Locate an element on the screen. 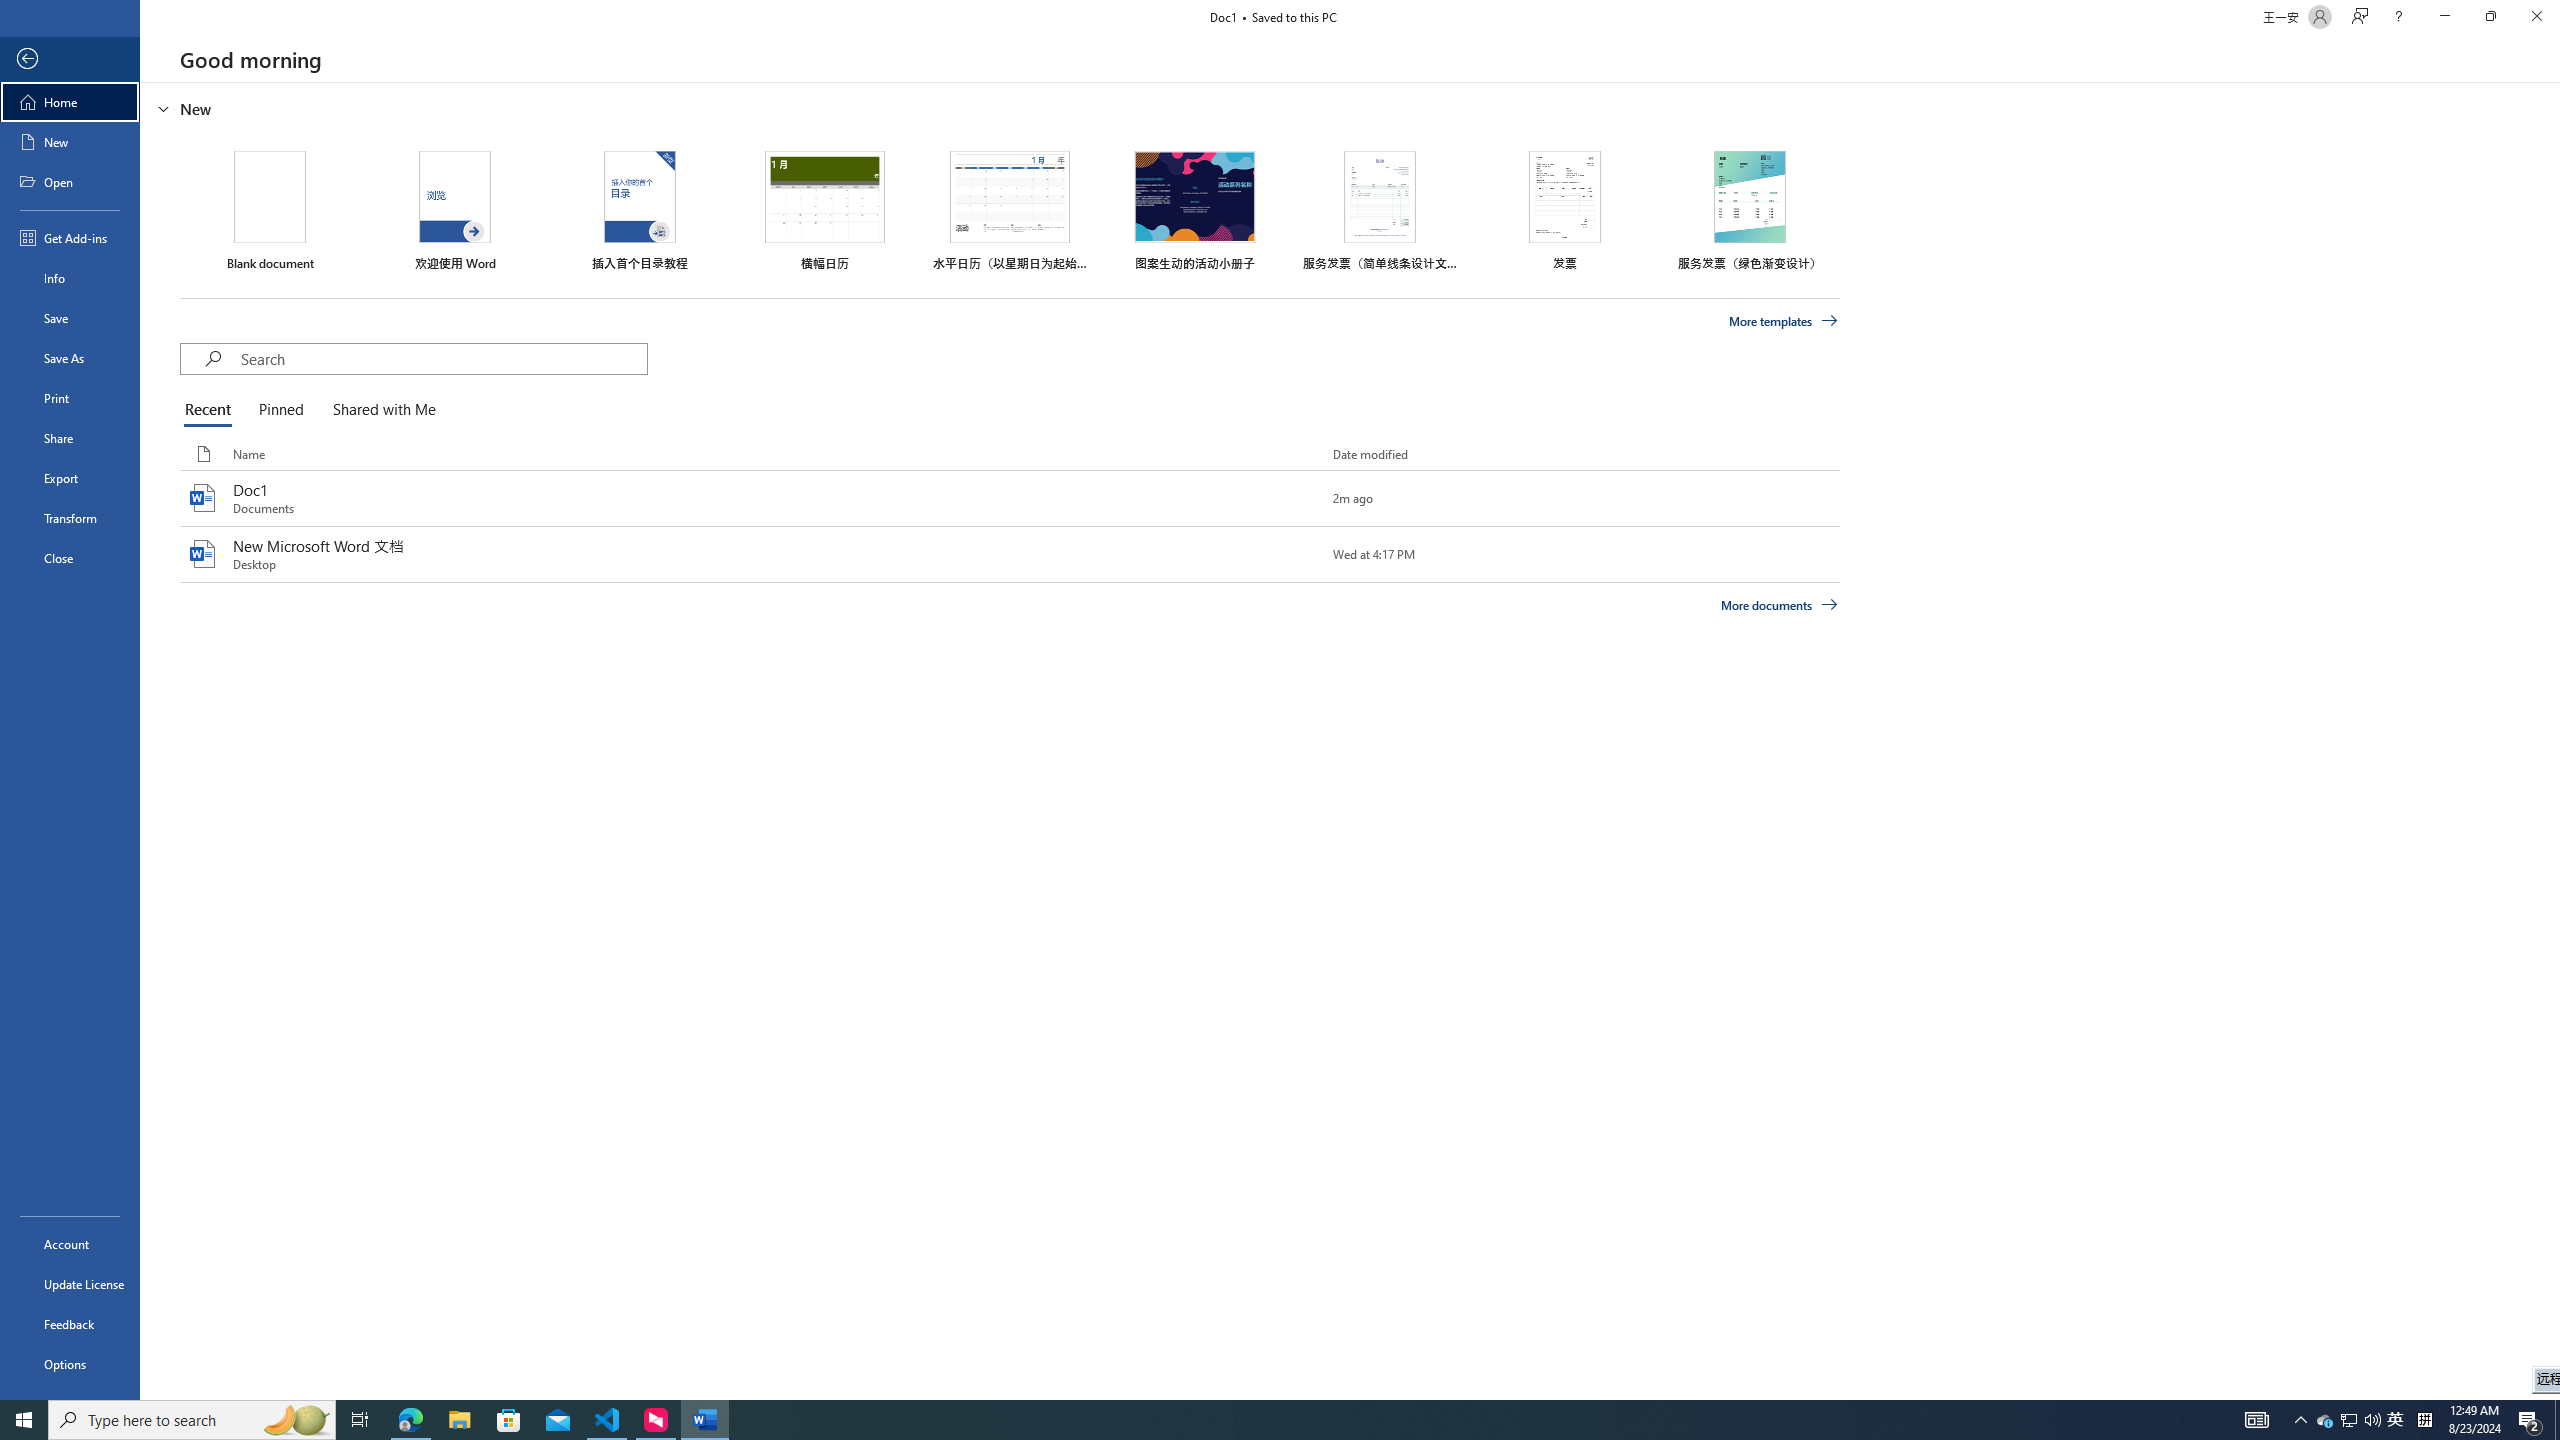  'Options' is located at coordinates (69, 1363).